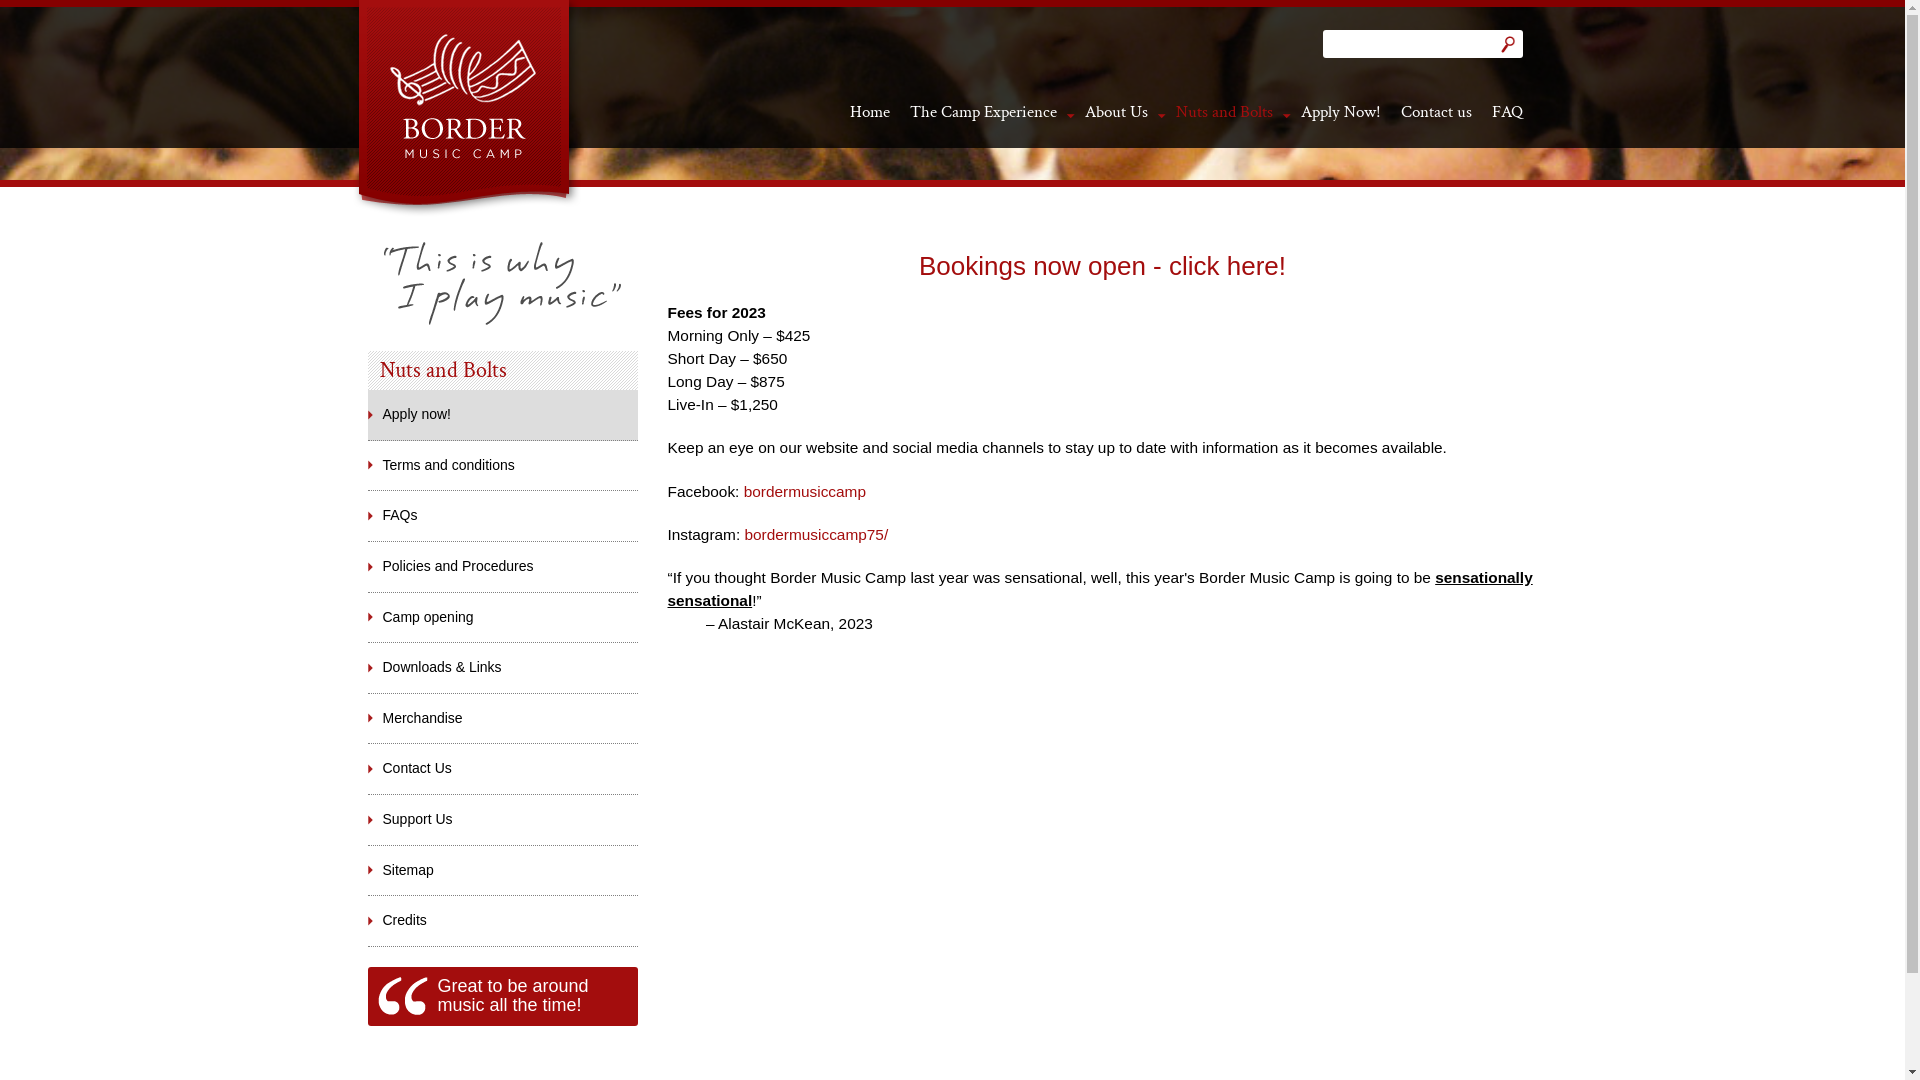 The width and height of the screenshot is (1920, 1080). Describe the element at coordinates (503, 870) in the screenshot. I see `'Sitemap'` at that location.